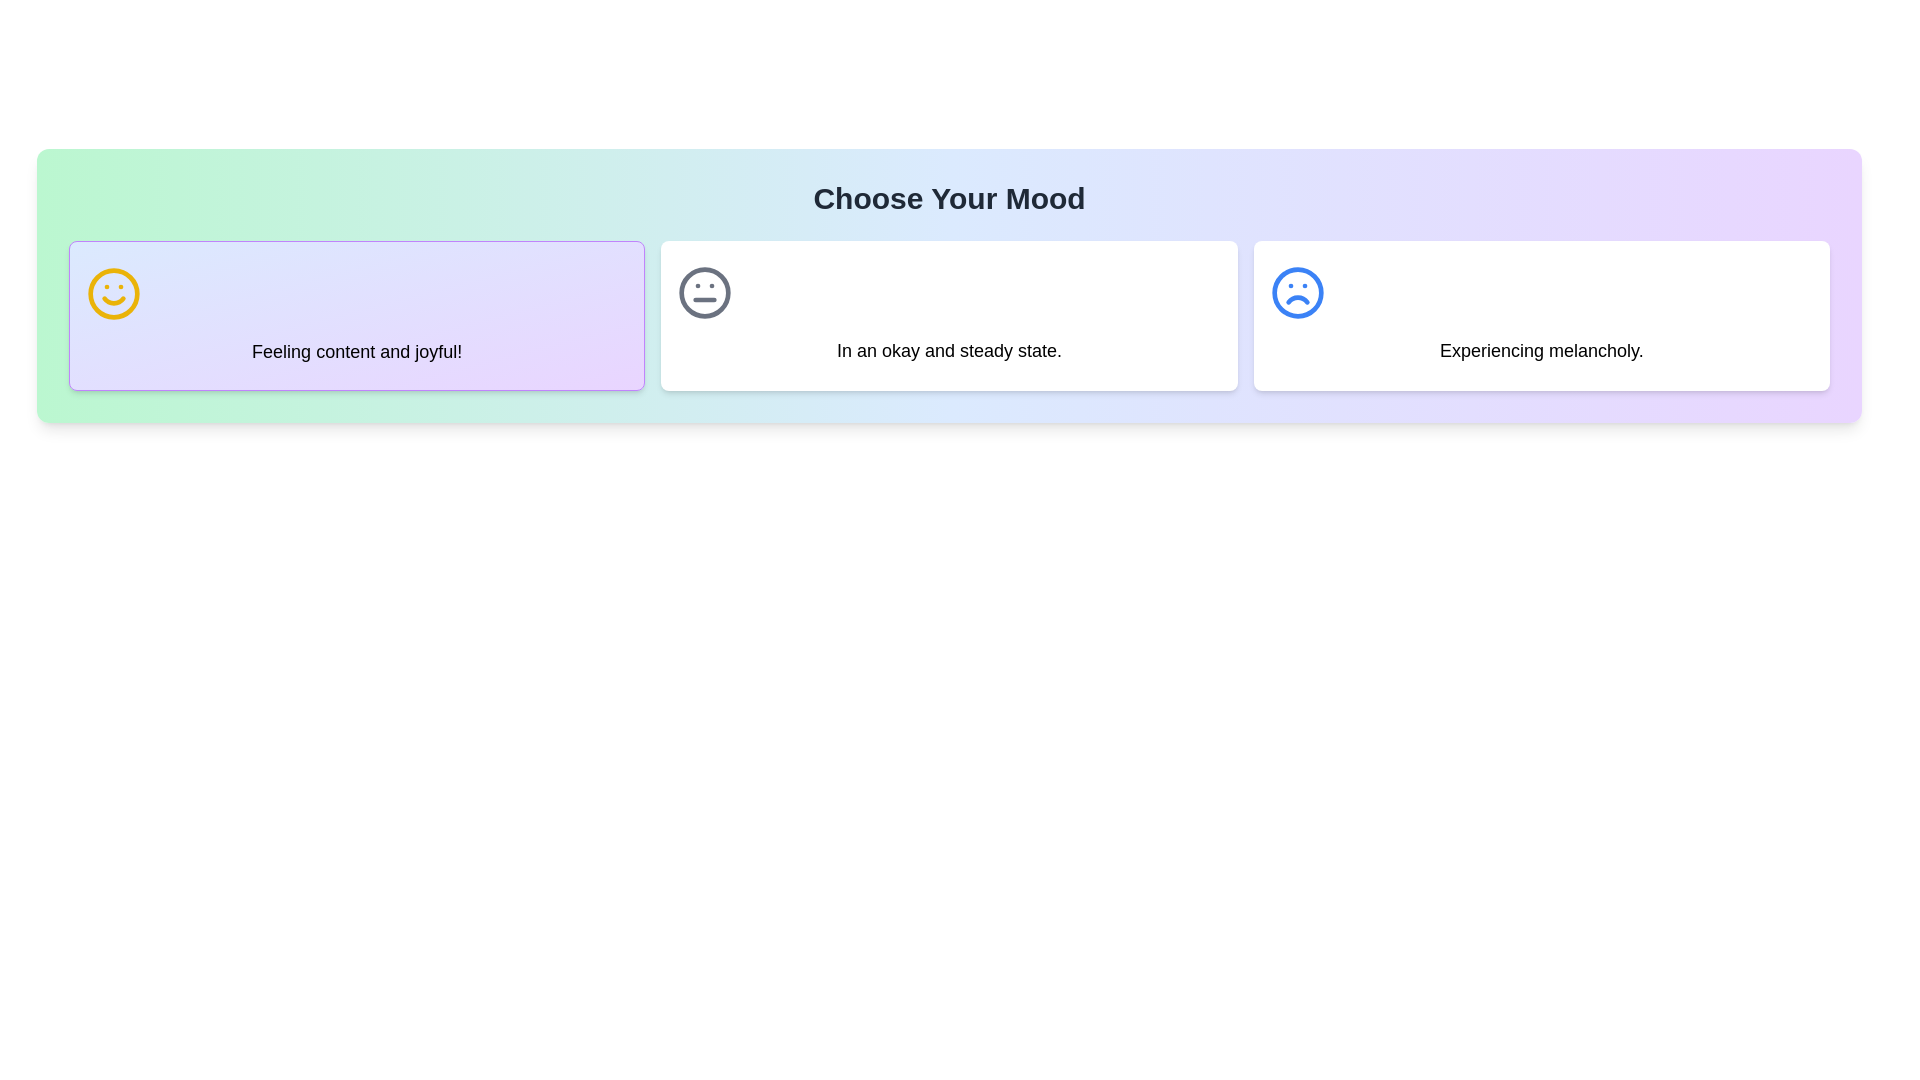  What do you see at coordinates (357, 350) in the screenshot?
I see `the text label that displays a positive mood, located at the bottom of the leftmost card in the mood options, which is thematically linked to a smiling emoji above it` at bounding box center [357, 350].